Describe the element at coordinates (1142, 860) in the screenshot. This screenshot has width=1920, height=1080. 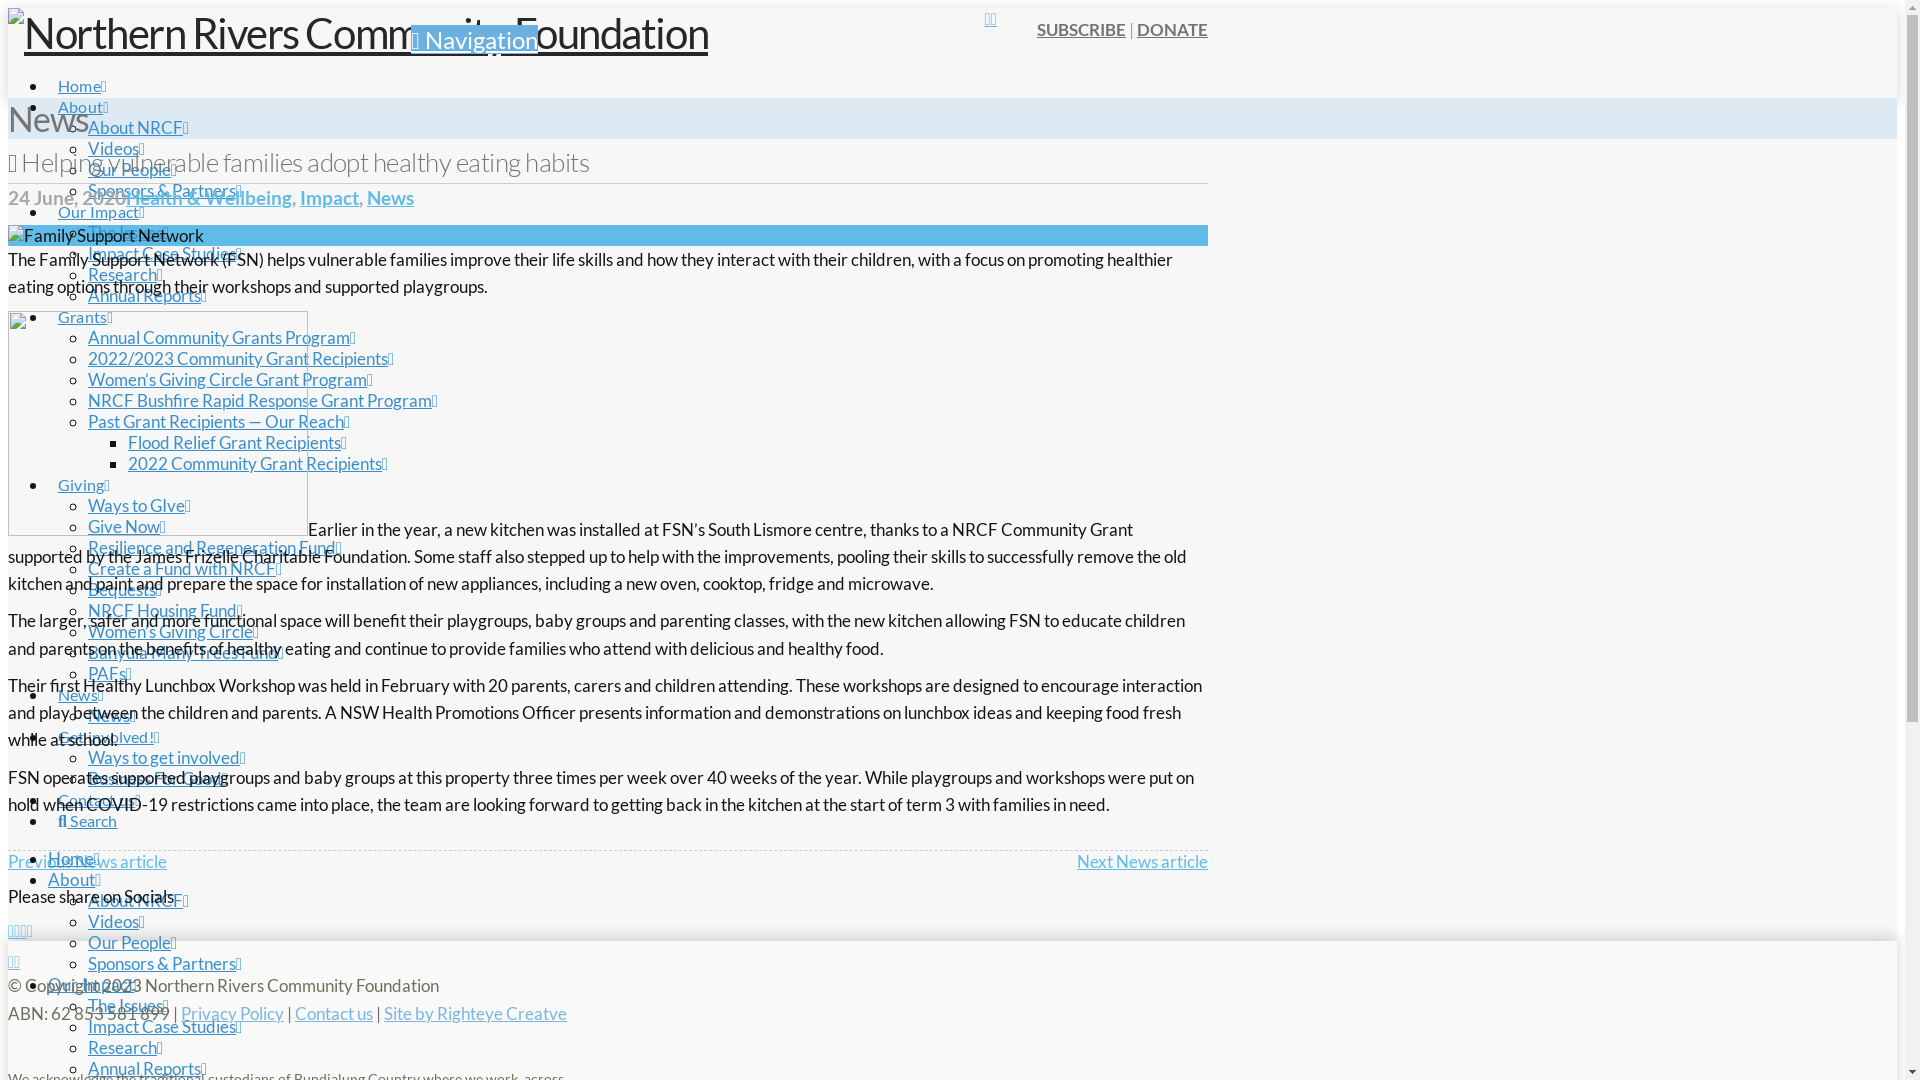
I see `'Next News article'` at that location.